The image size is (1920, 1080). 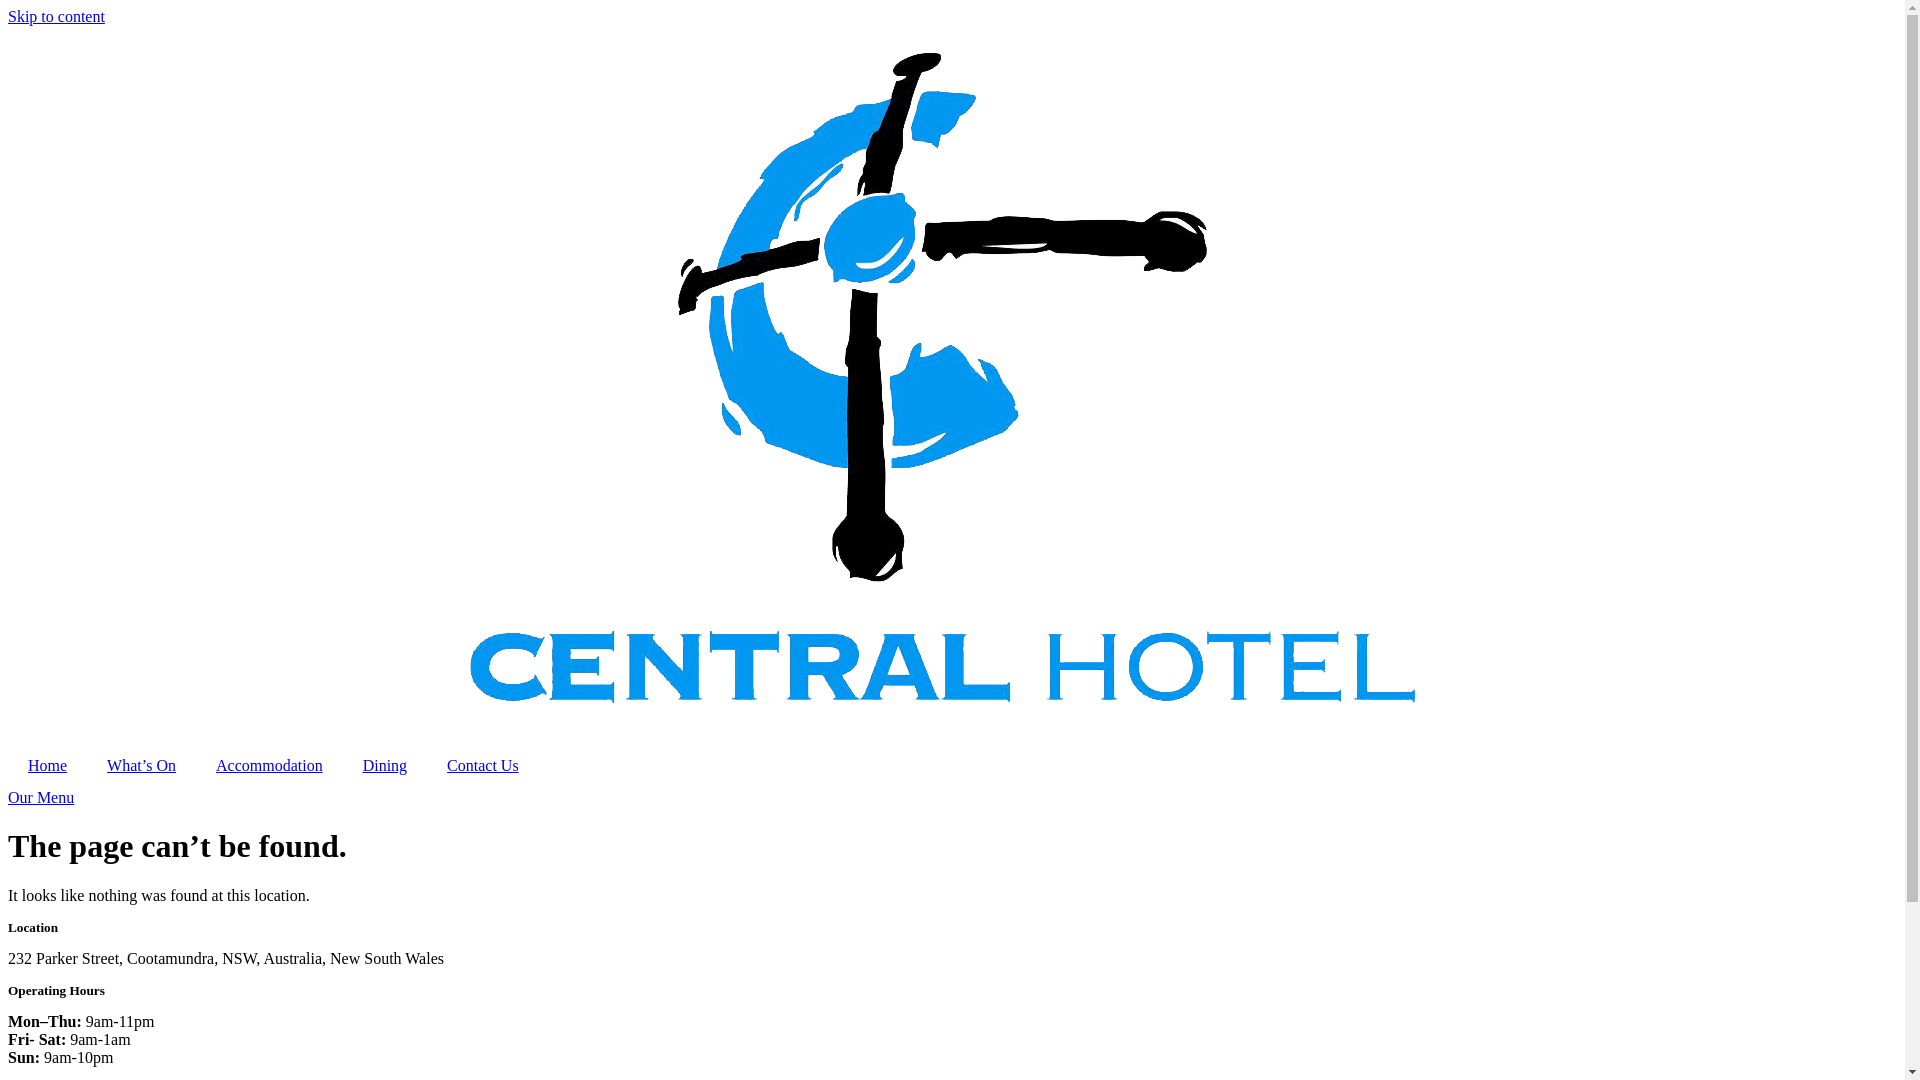 I want to click on 'Contact Us', so click(x=483, y=765).